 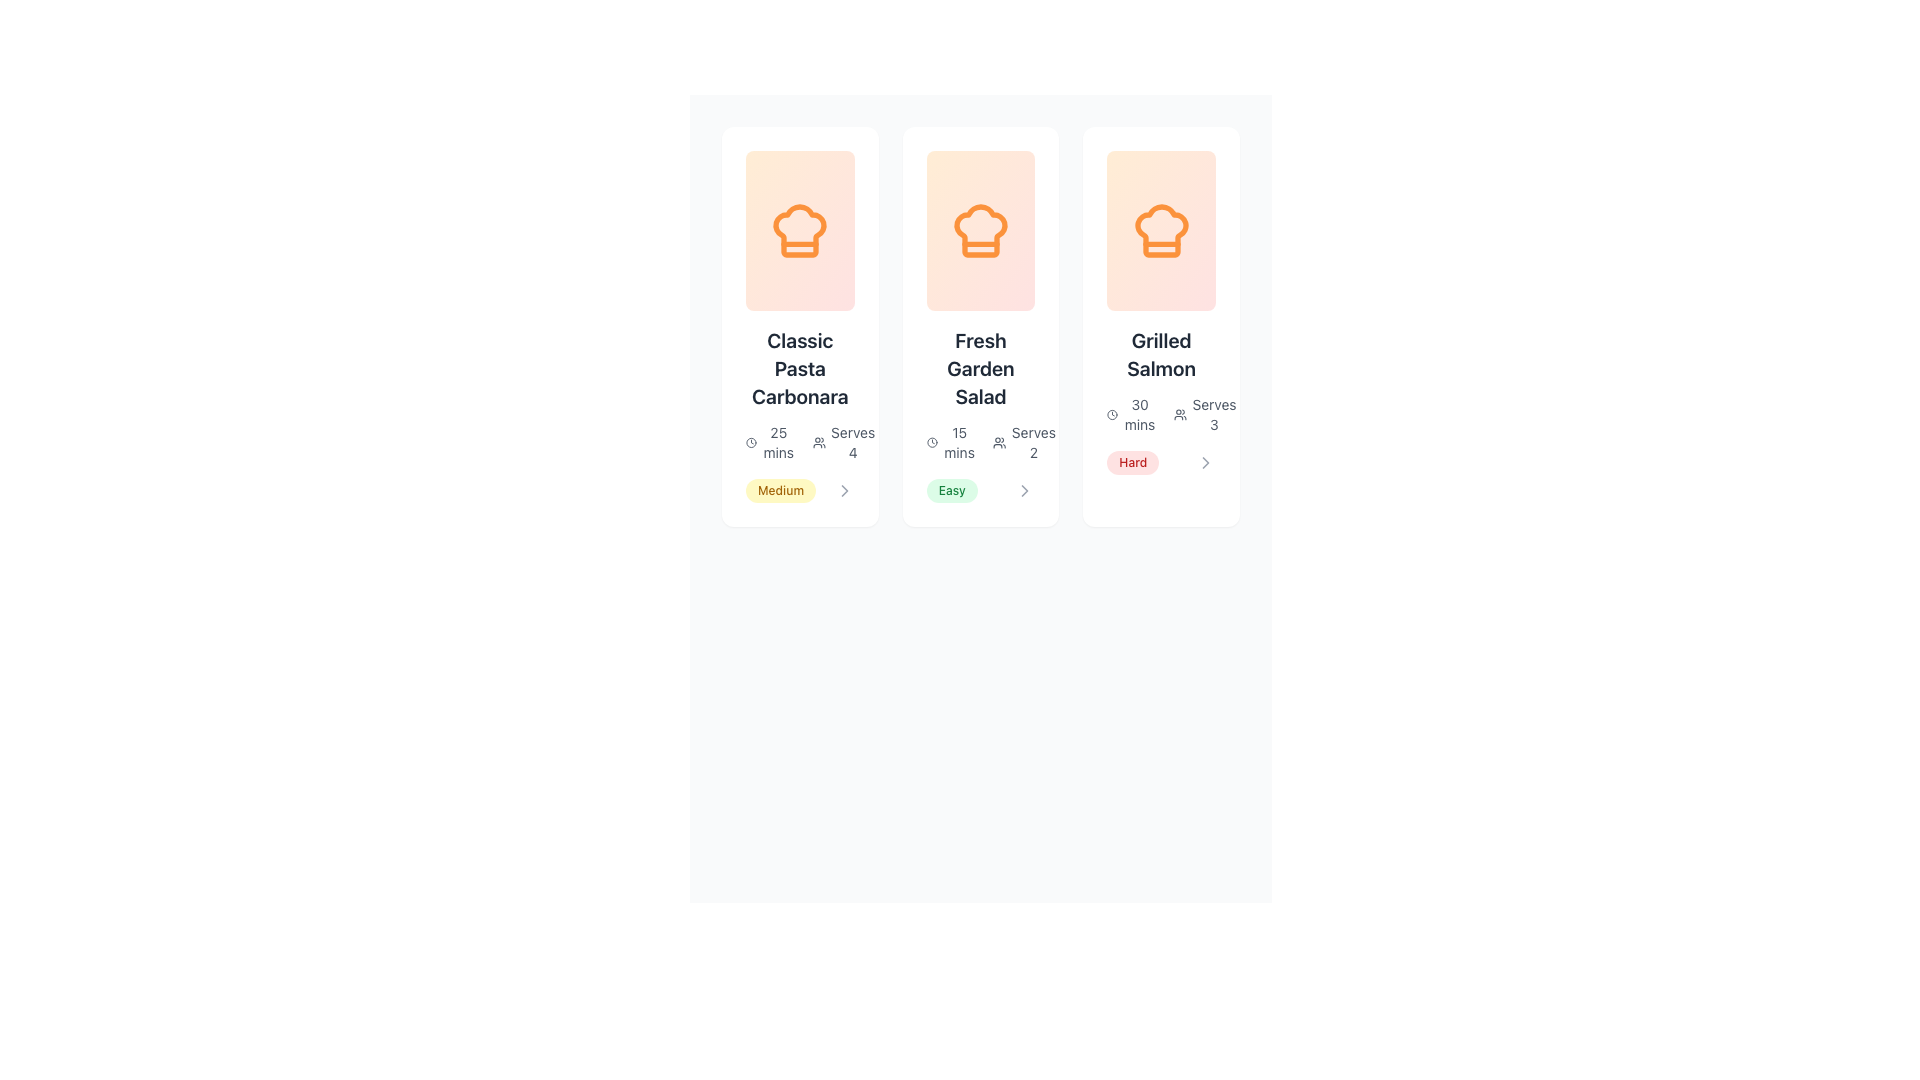 What do you see at coordinates (931, 442) in the screenshot?
I see `the clock icon, which is a minimalistic design with a circular outer border and clock hands pointing at 12 and approximately 2 o’clock, located to the left of the text '15 mins' in the second card section under 'Fresh Garden Salad'` at bounding box center [931, 442].